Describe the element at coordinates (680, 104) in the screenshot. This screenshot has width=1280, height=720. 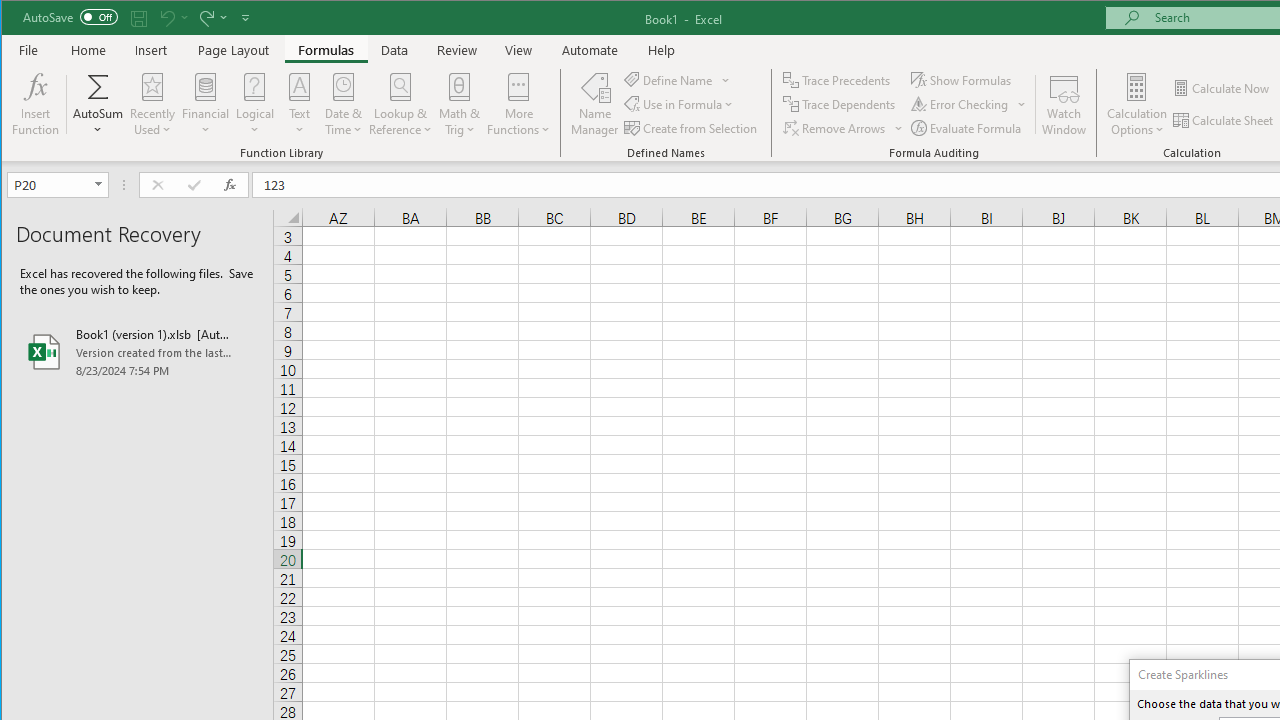
I see `'Use in Formula'` at that location.